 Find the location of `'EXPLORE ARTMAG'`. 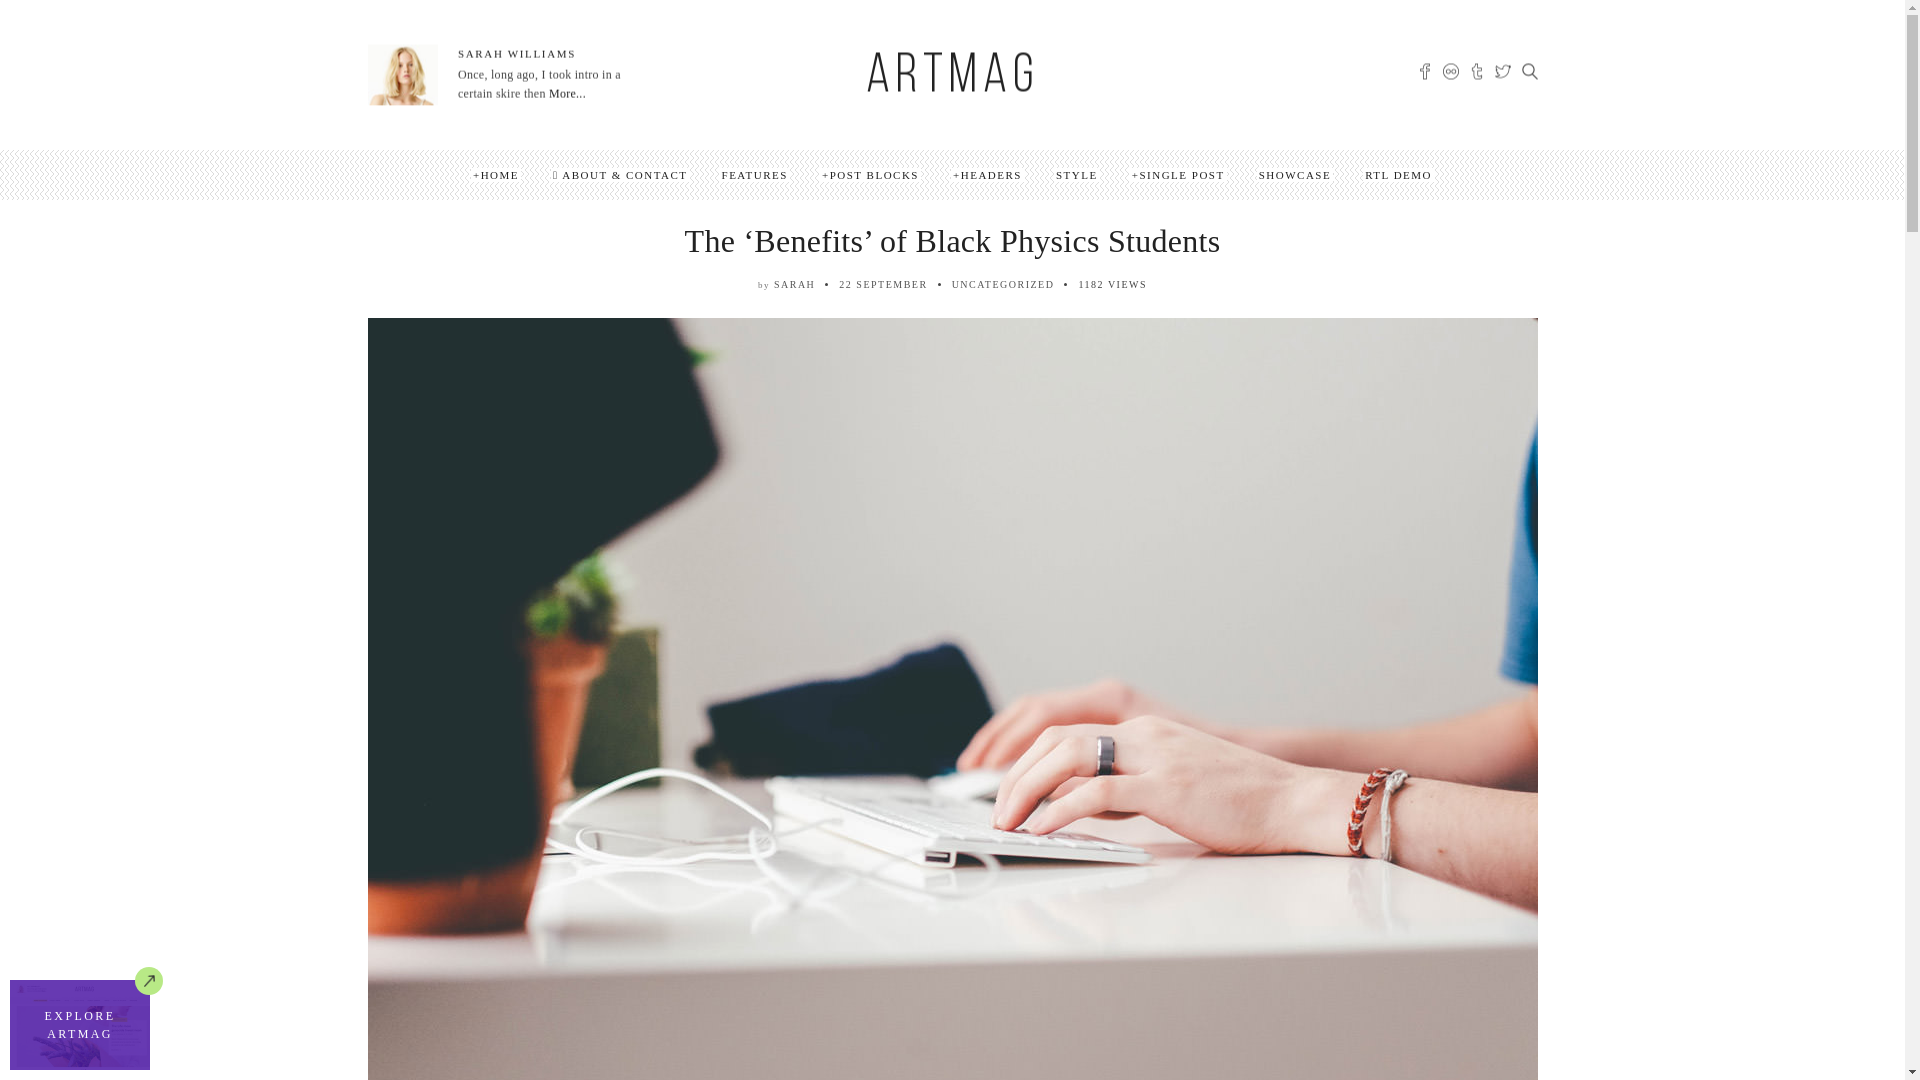

'EXPLORE ARTMAG' is located at coordinates (9, 1025).